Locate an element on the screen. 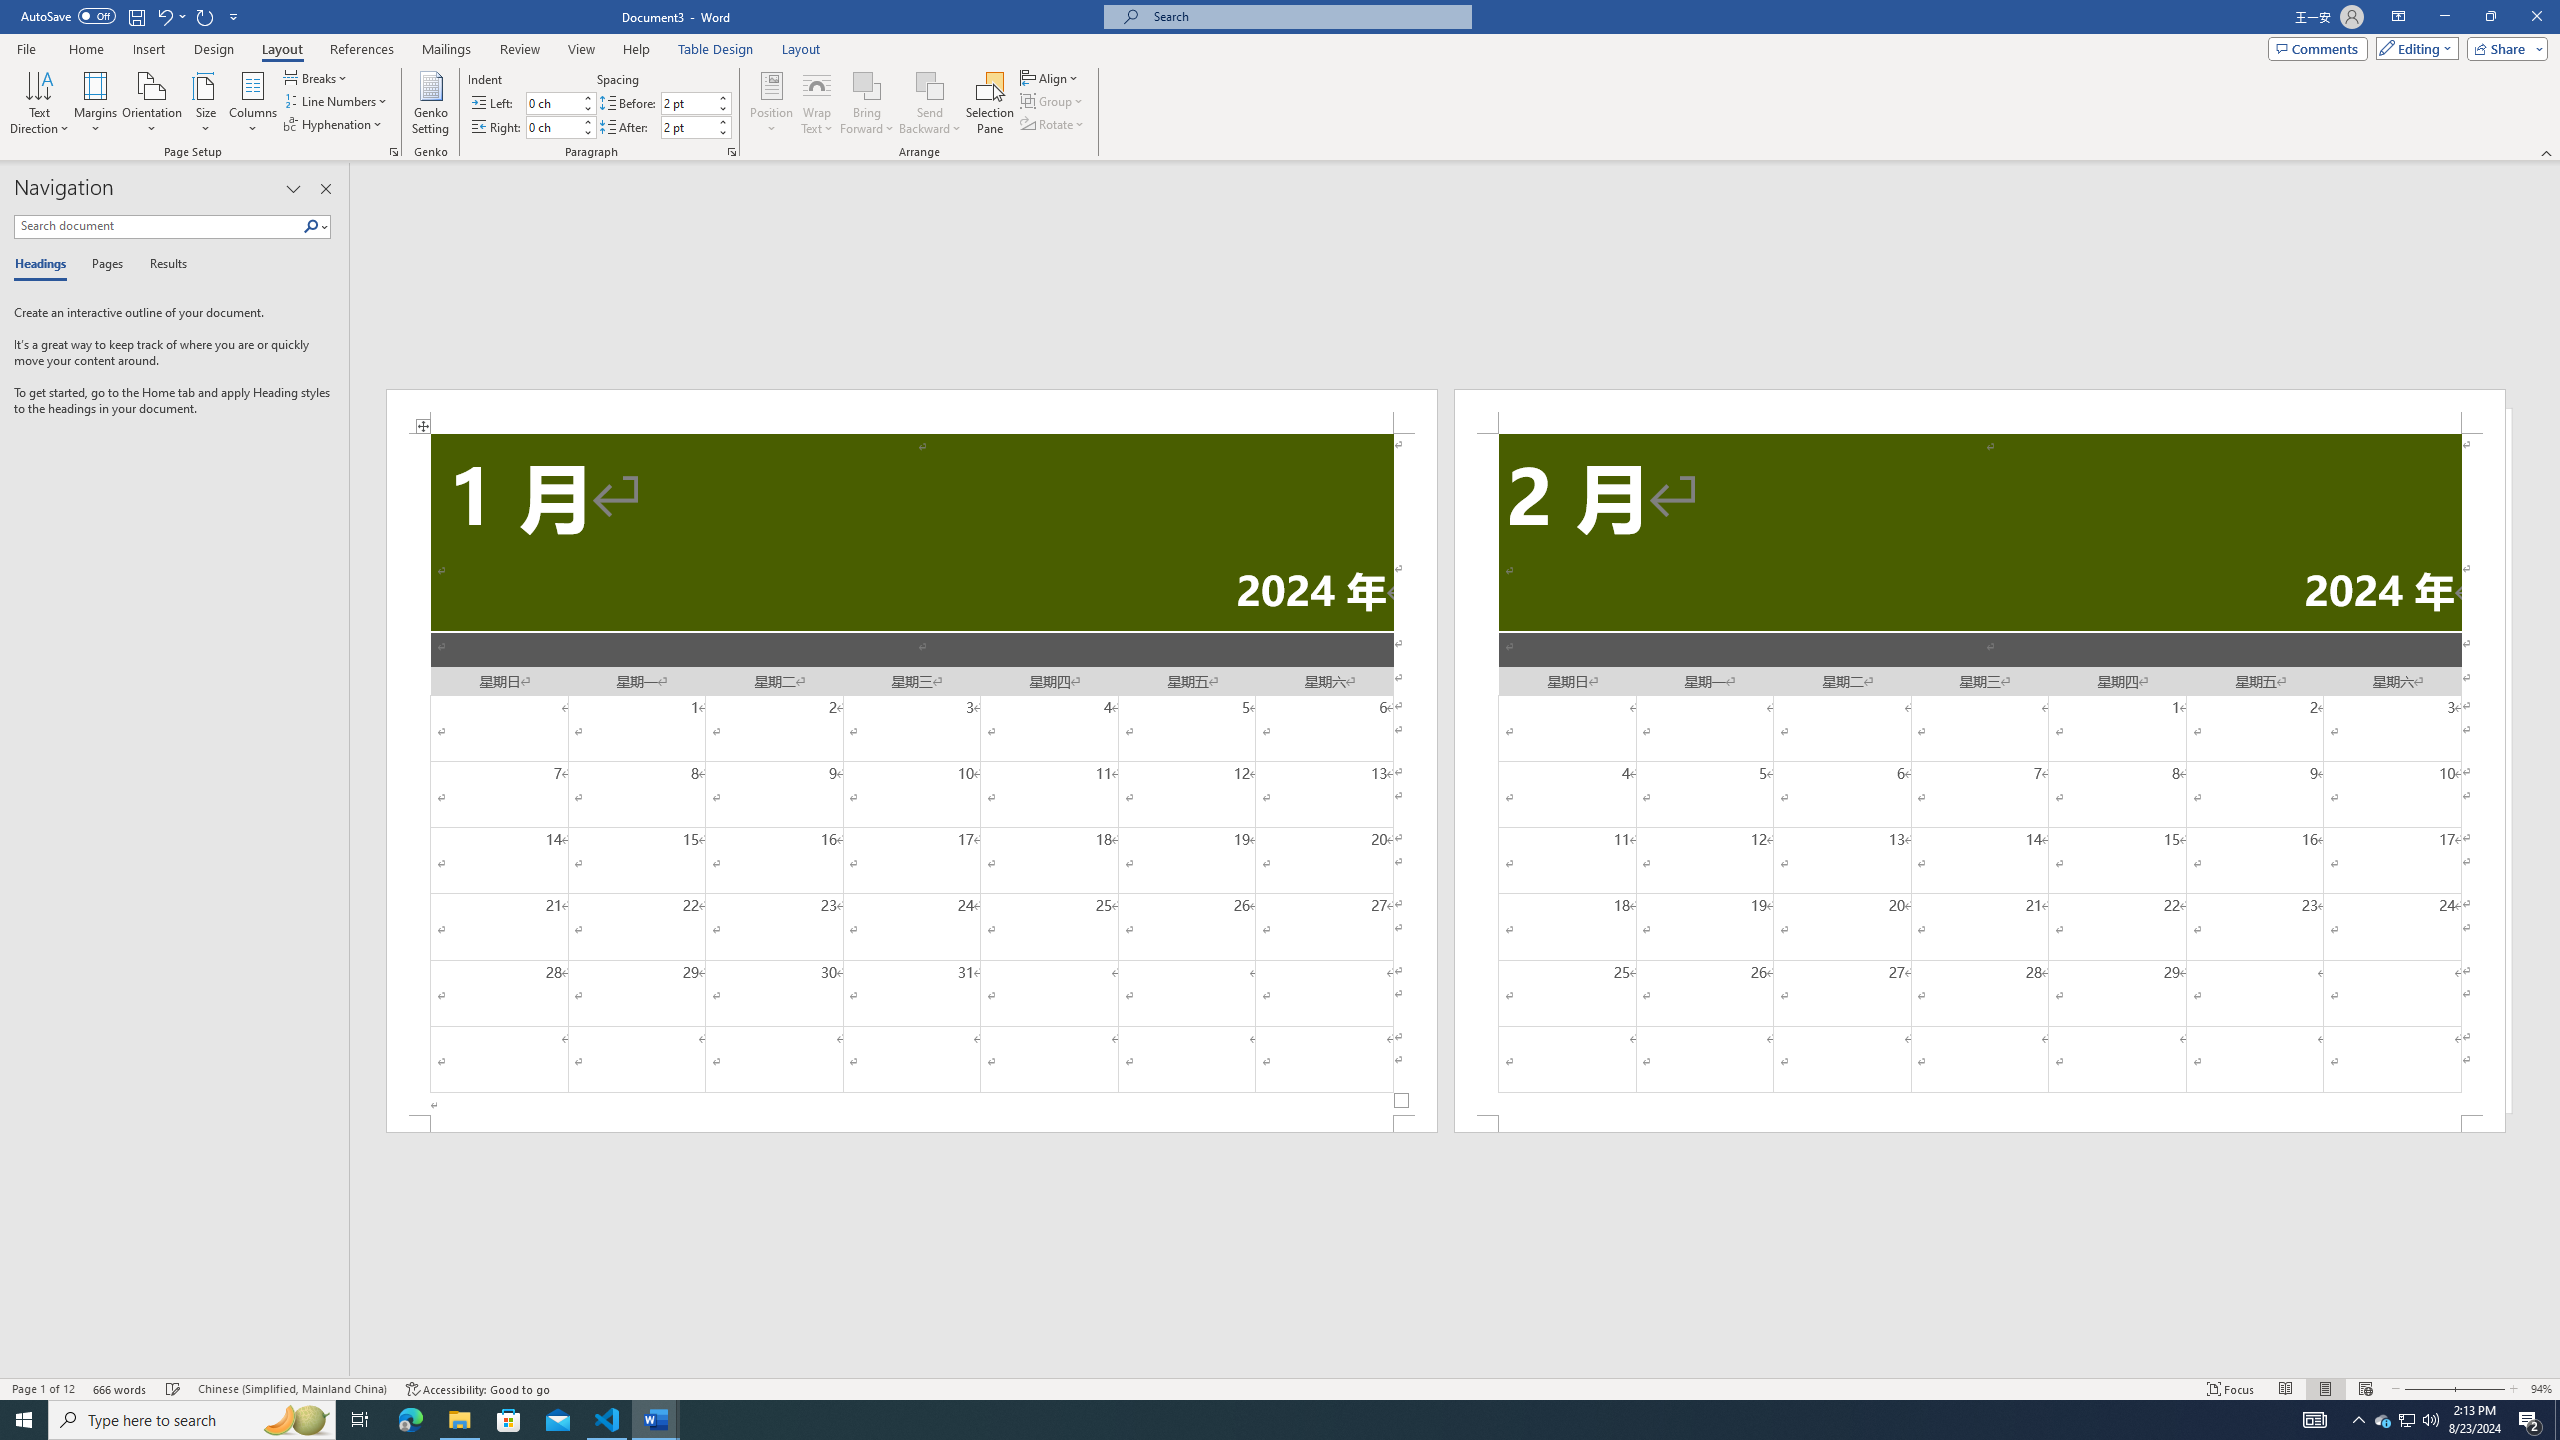  'Page Setup...' is located at coordinates (394, 150).